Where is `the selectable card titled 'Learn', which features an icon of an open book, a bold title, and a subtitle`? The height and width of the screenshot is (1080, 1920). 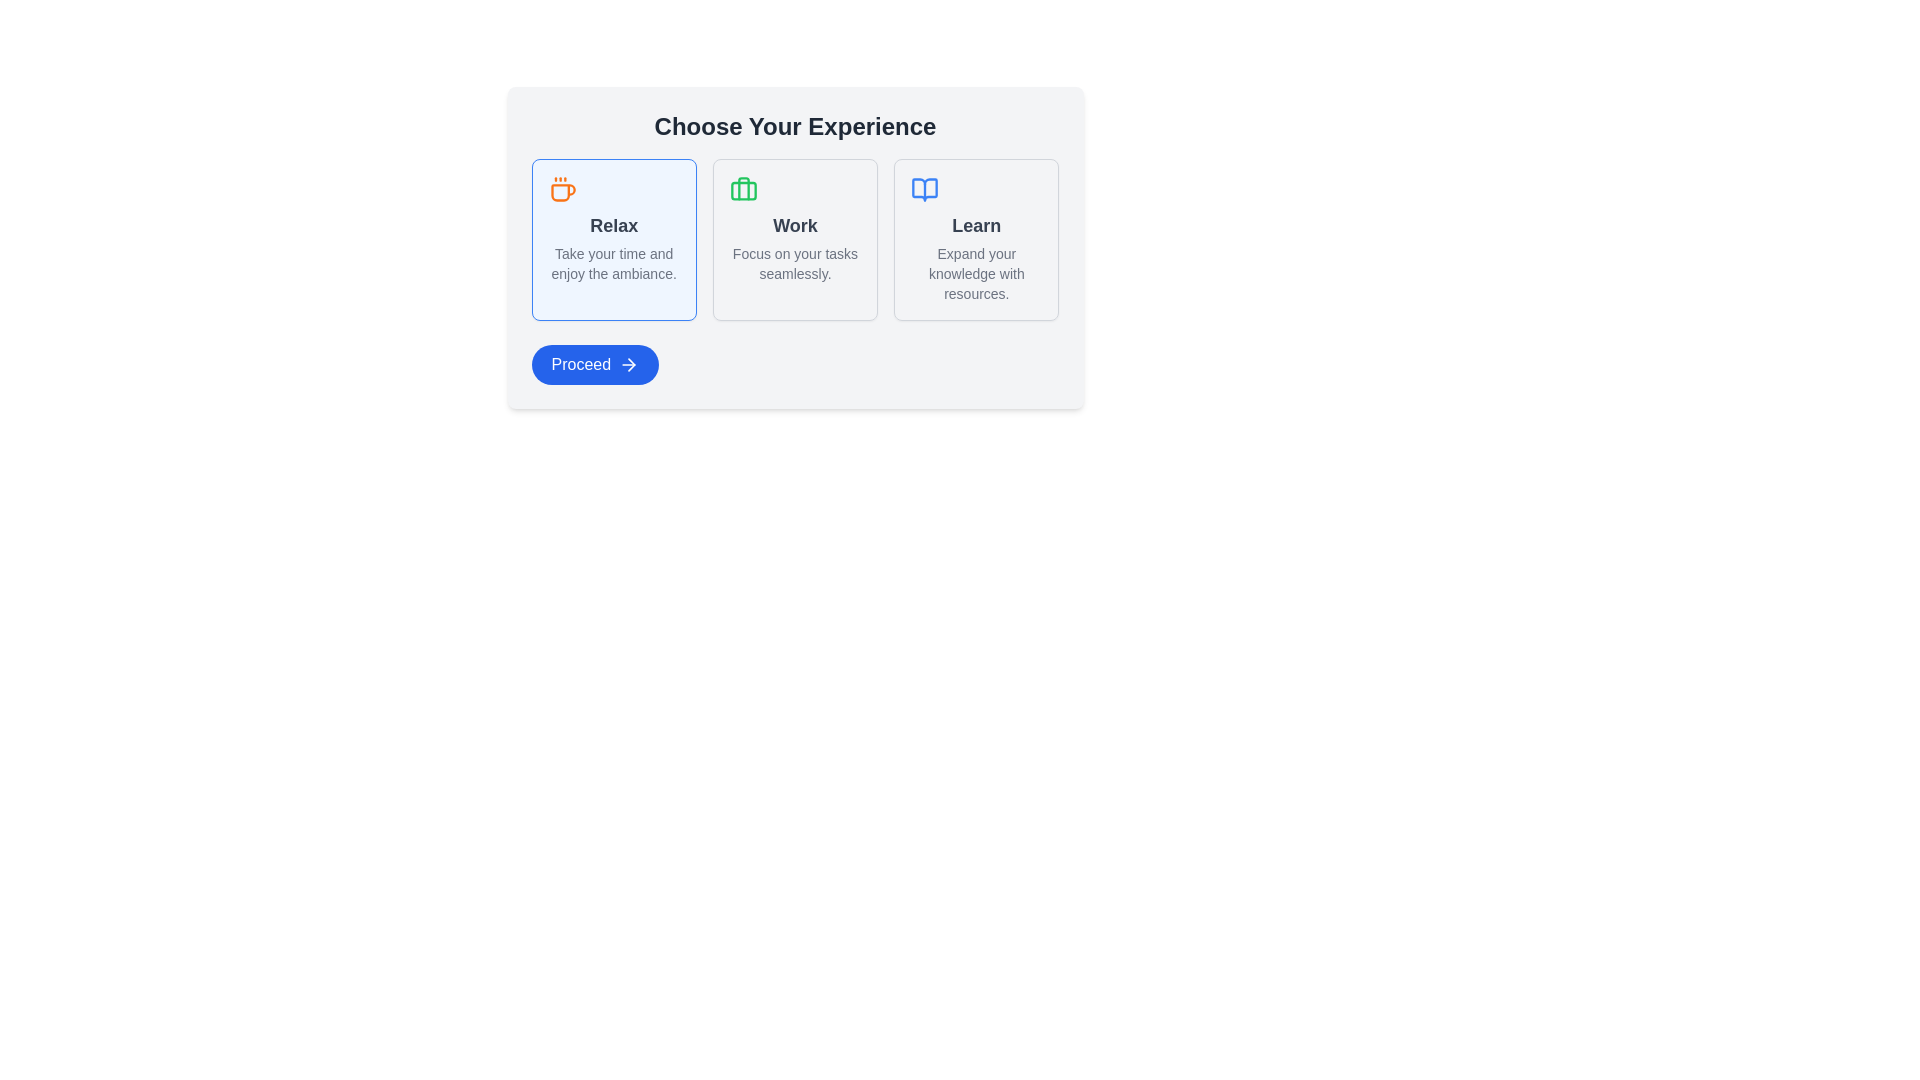
the selectable card titled 'Learn', which features an icon of an open book, a bold title, and a subtitle is located at coordinates (976, 238).